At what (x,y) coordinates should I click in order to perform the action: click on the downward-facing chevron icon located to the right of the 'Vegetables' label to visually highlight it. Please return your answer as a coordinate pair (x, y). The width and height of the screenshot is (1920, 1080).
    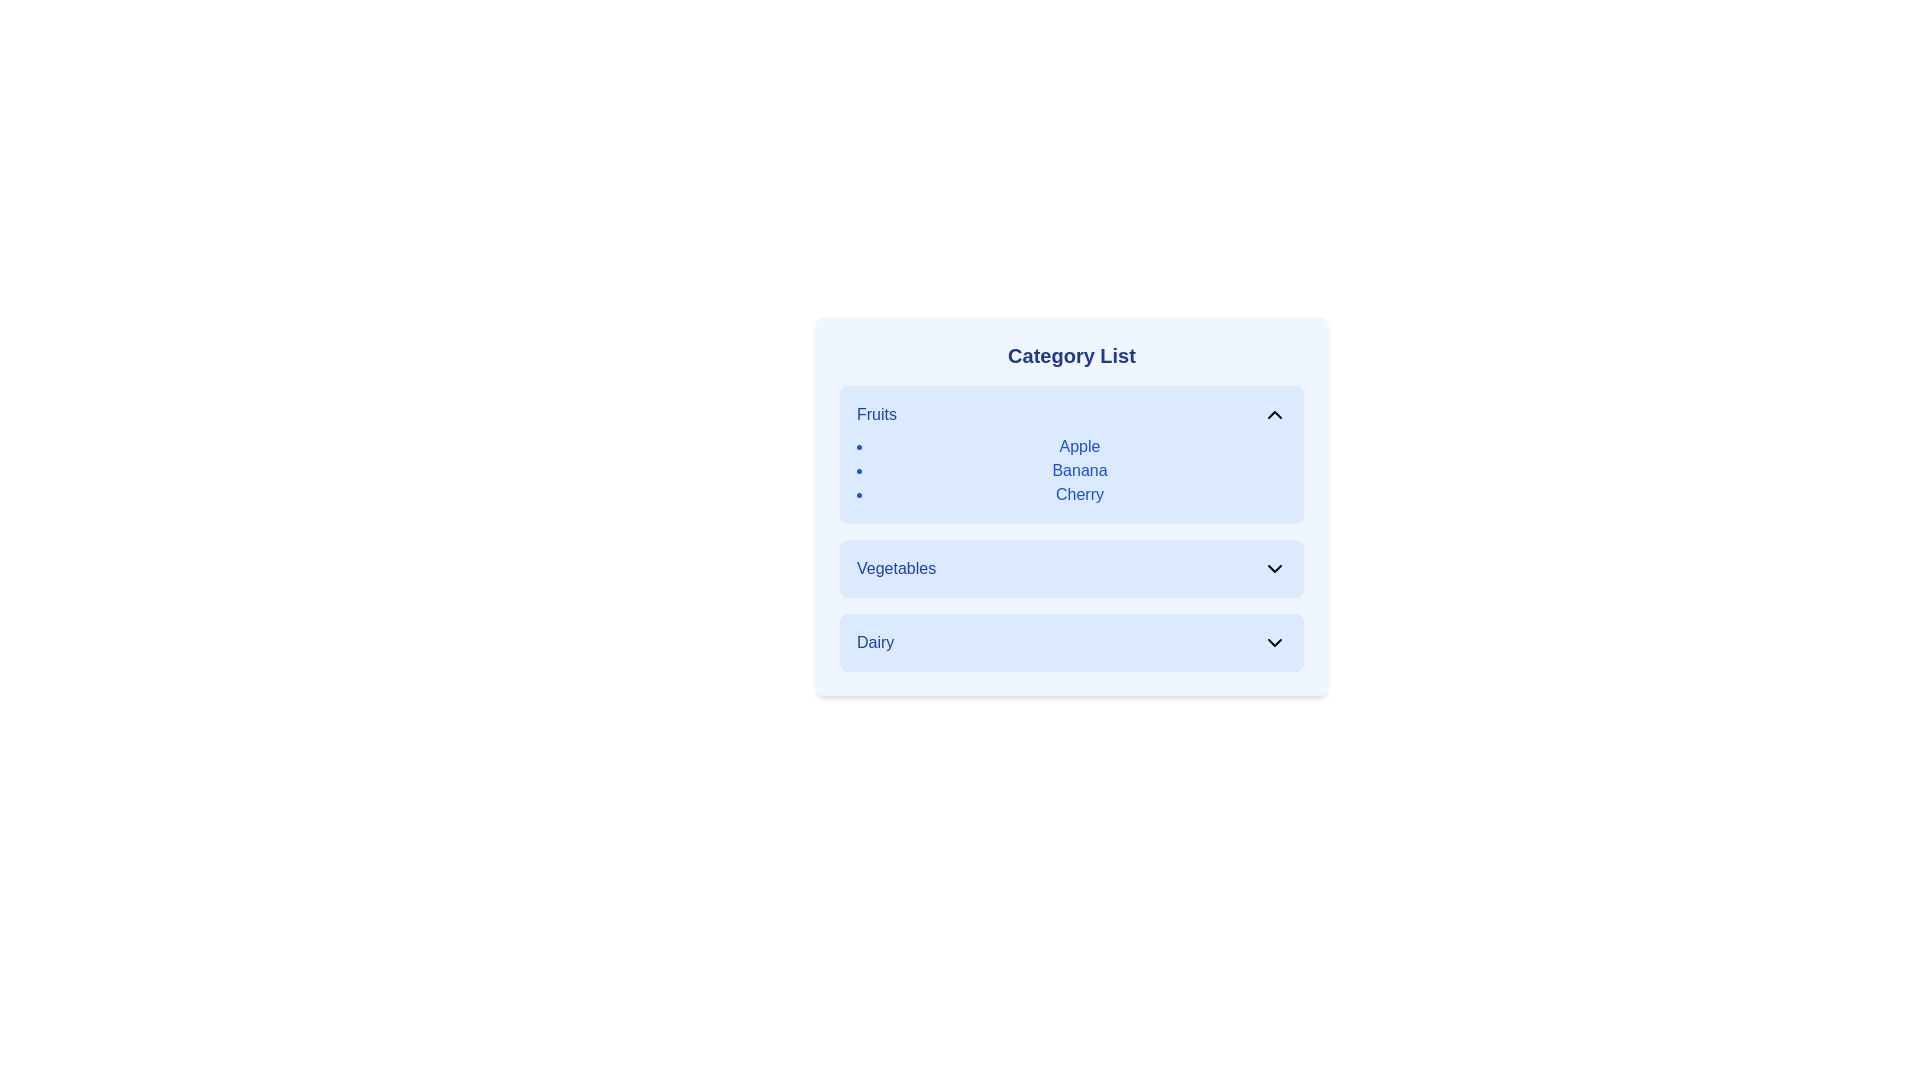
    Looking at the image, I should click on (1274, 569).